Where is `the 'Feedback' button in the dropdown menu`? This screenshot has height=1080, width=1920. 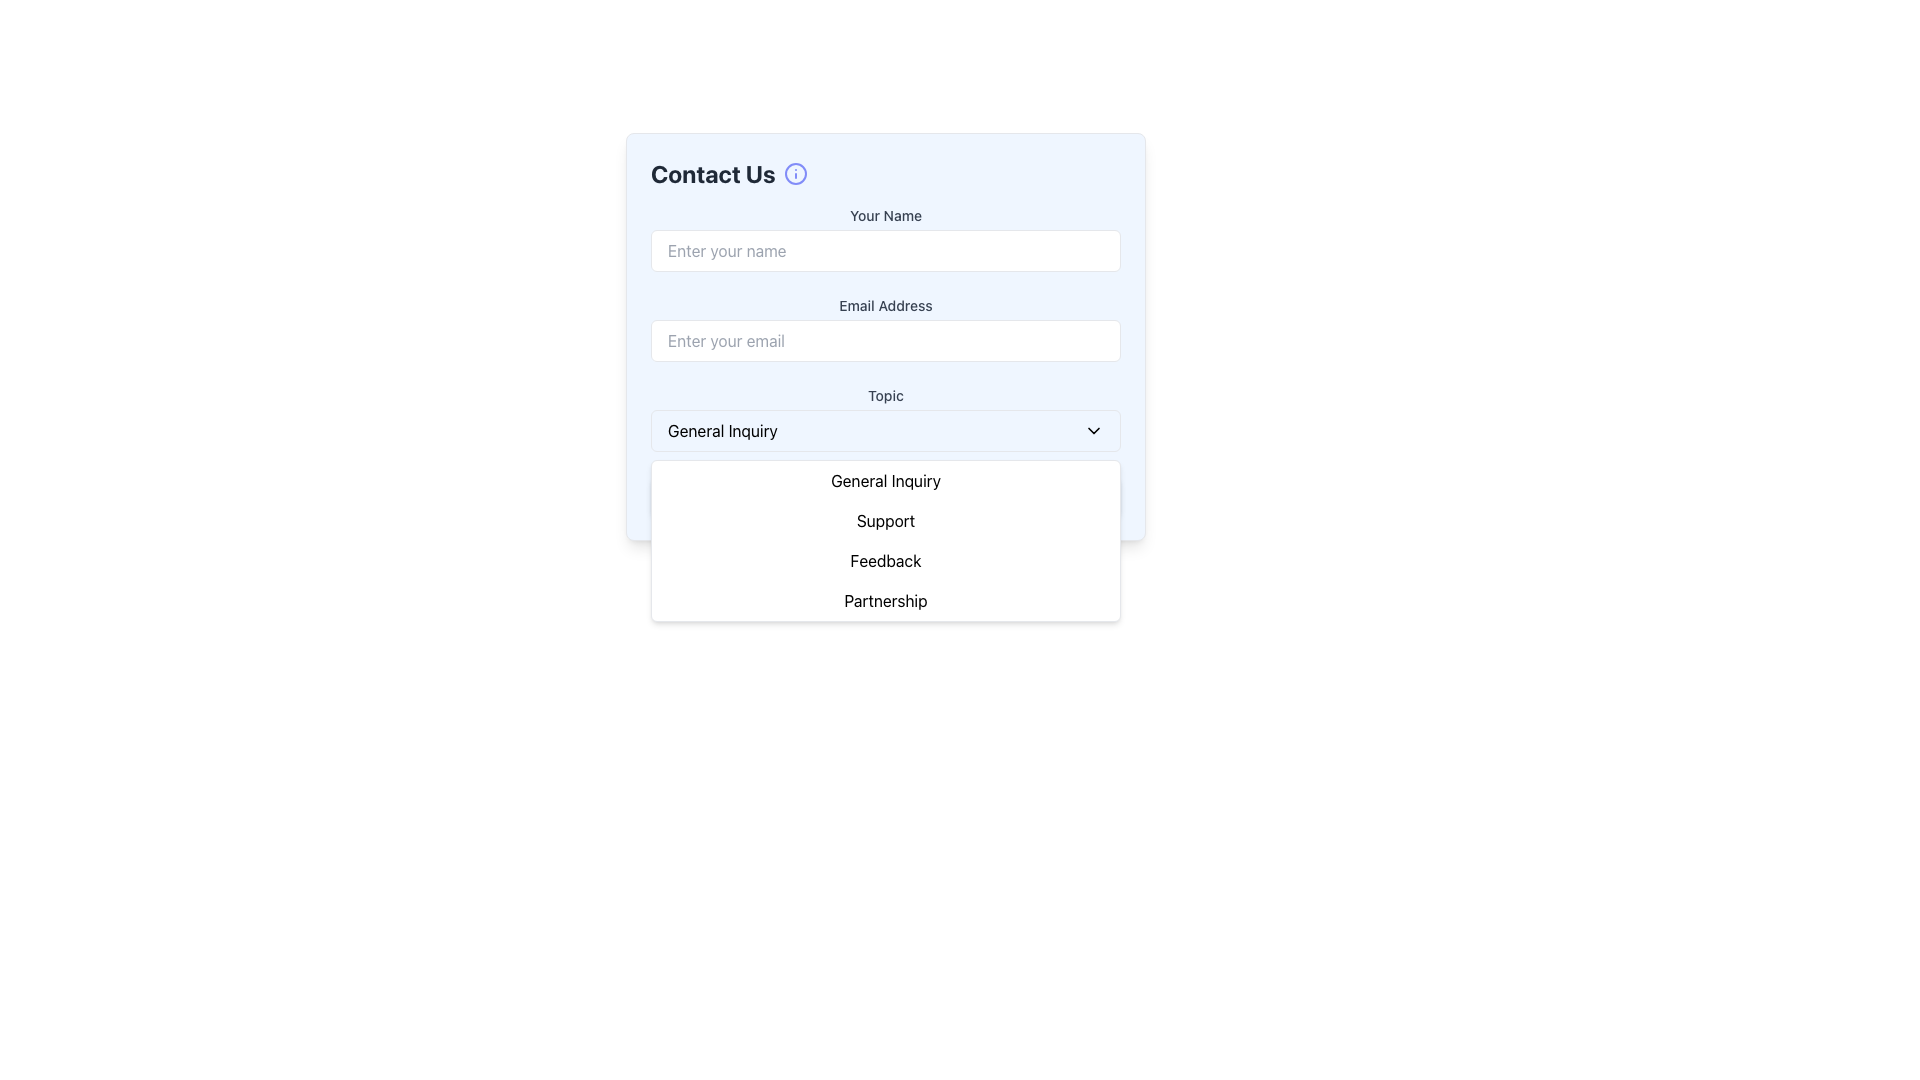
the 'Feedback' button in the dropdown menu is located at coordinates (885, 560).